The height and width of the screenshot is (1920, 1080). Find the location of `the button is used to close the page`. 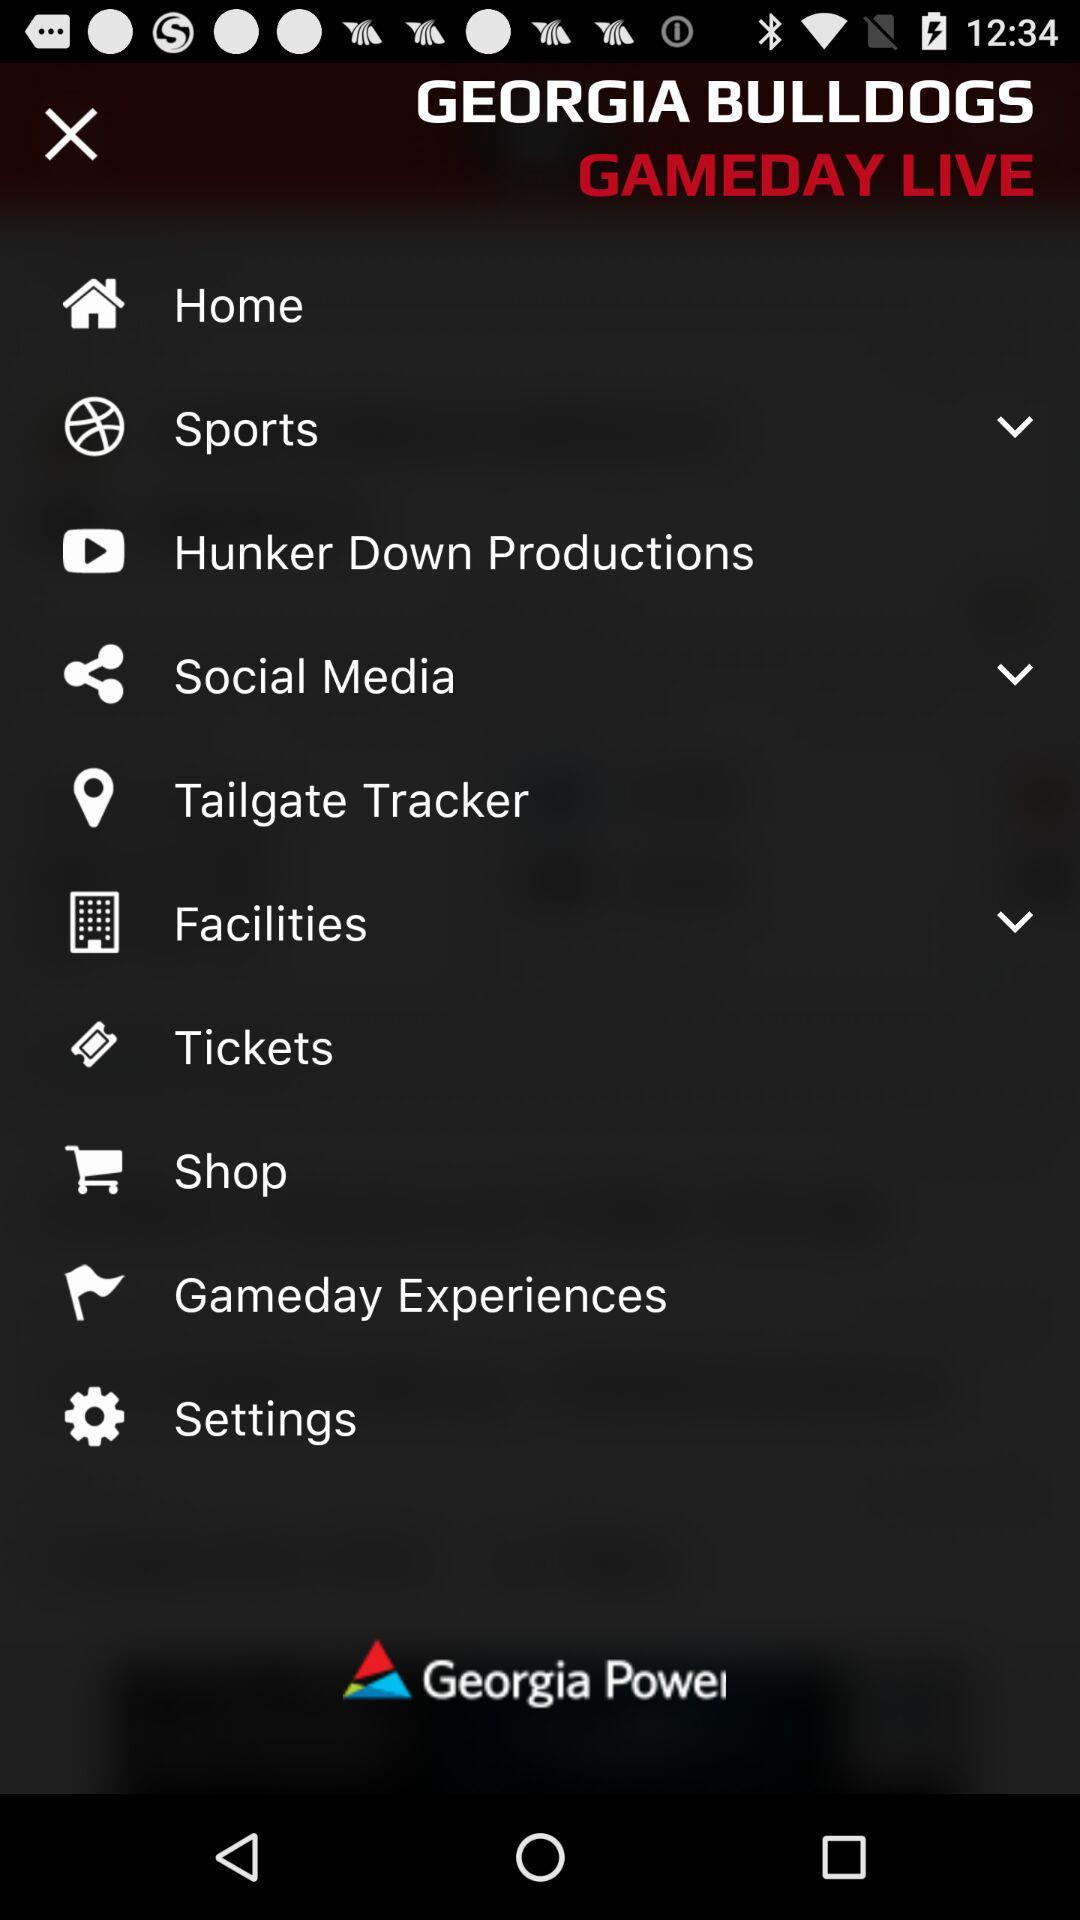

the button is used to close the page is located at coordinates (70, 133).